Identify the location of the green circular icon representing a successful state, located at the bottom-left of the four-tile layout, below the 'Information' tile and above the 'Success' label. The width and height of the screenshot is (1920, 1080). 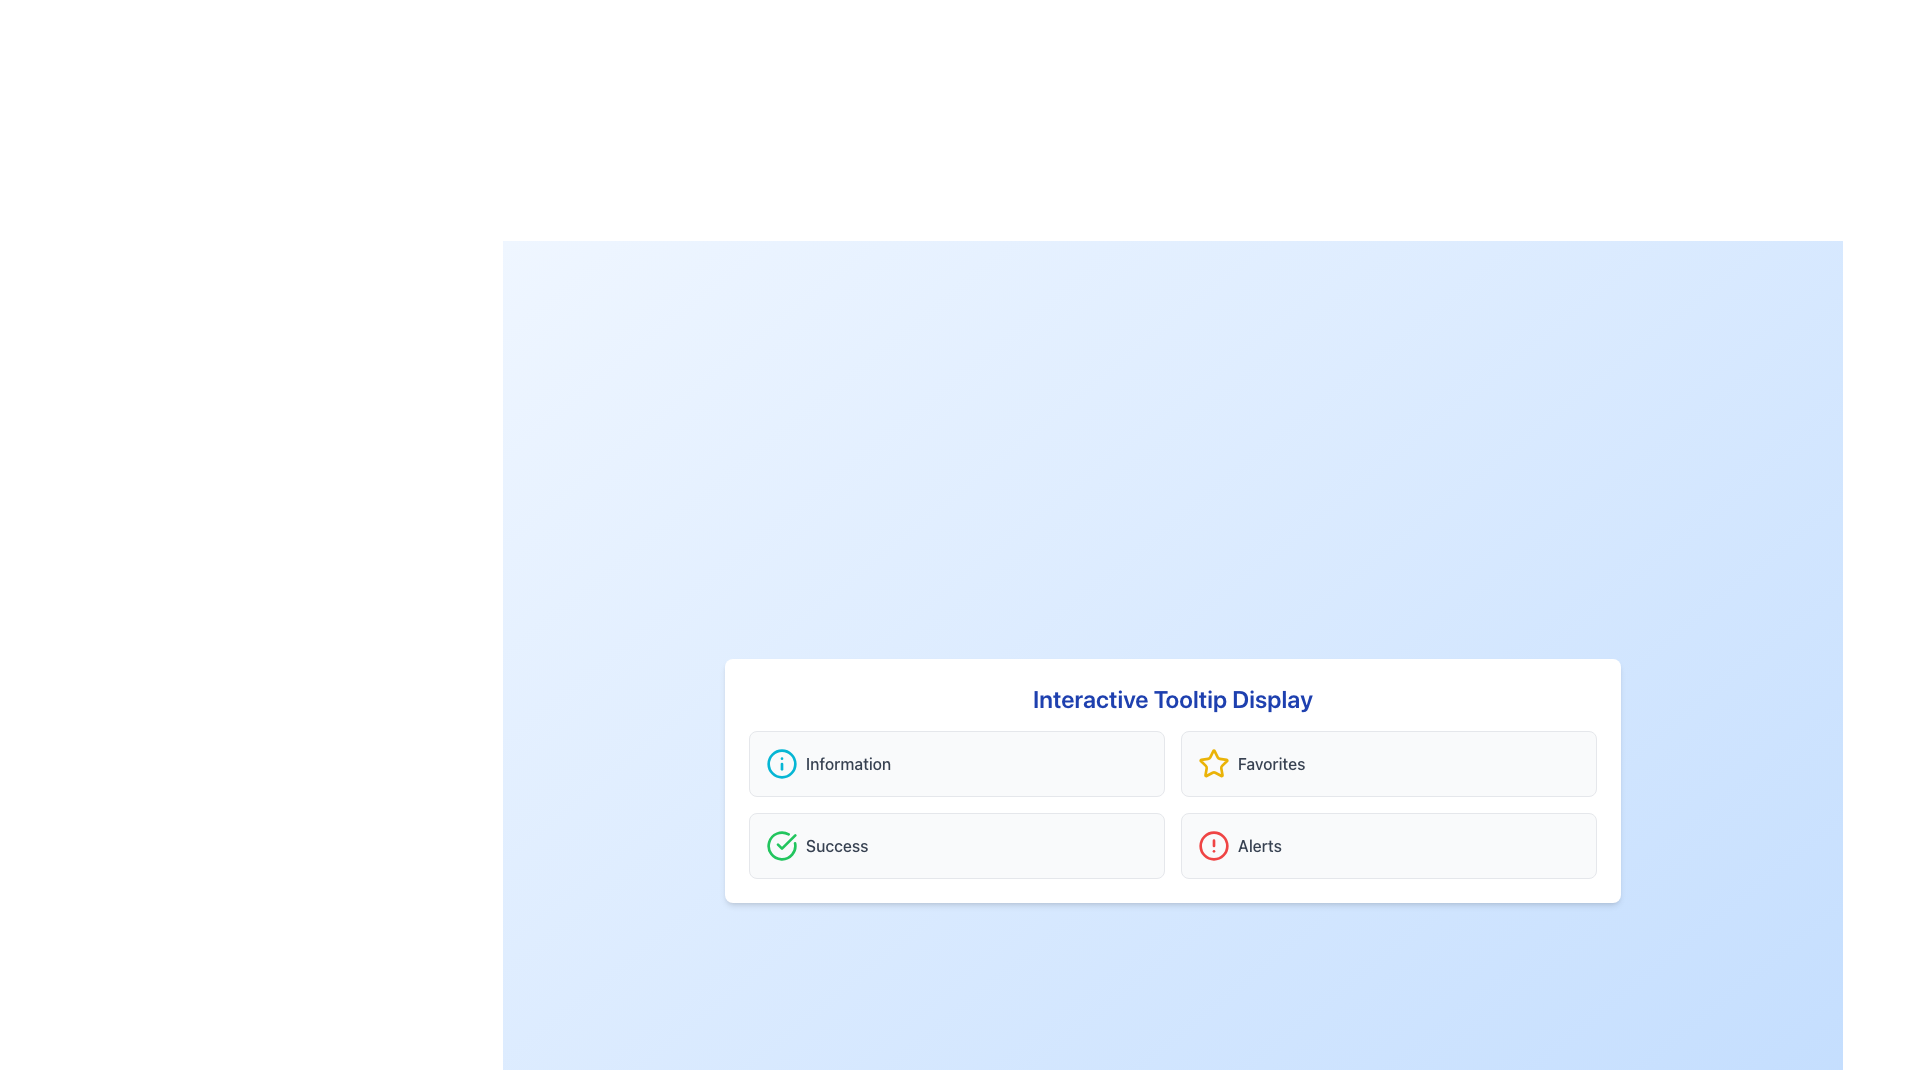
(785, 841).